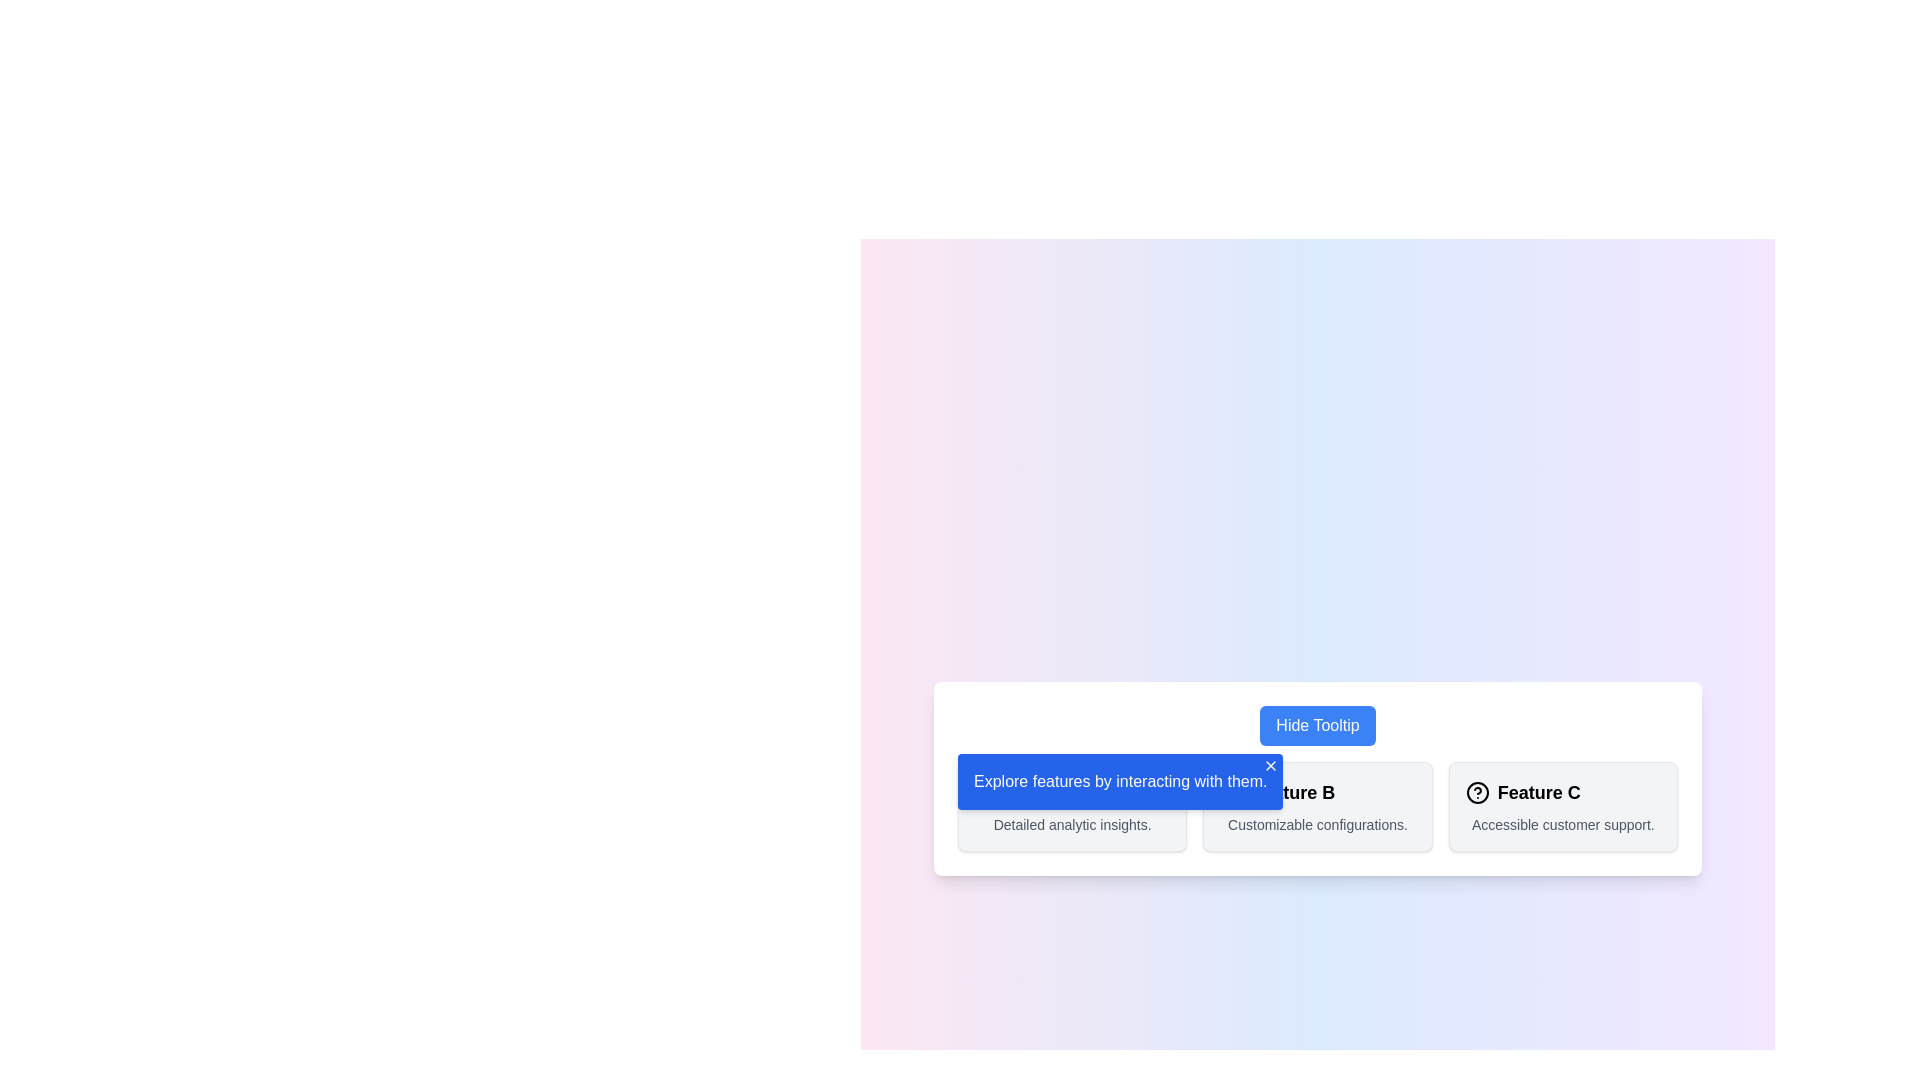 Image resolution: width=1920 pixels, height=1080 pixels. I want to click on the text label styled with a bold font that displays 'Feature B', which is located to the left of 'Feature C' and is horizontally centered within its section, so click(1293, 792).